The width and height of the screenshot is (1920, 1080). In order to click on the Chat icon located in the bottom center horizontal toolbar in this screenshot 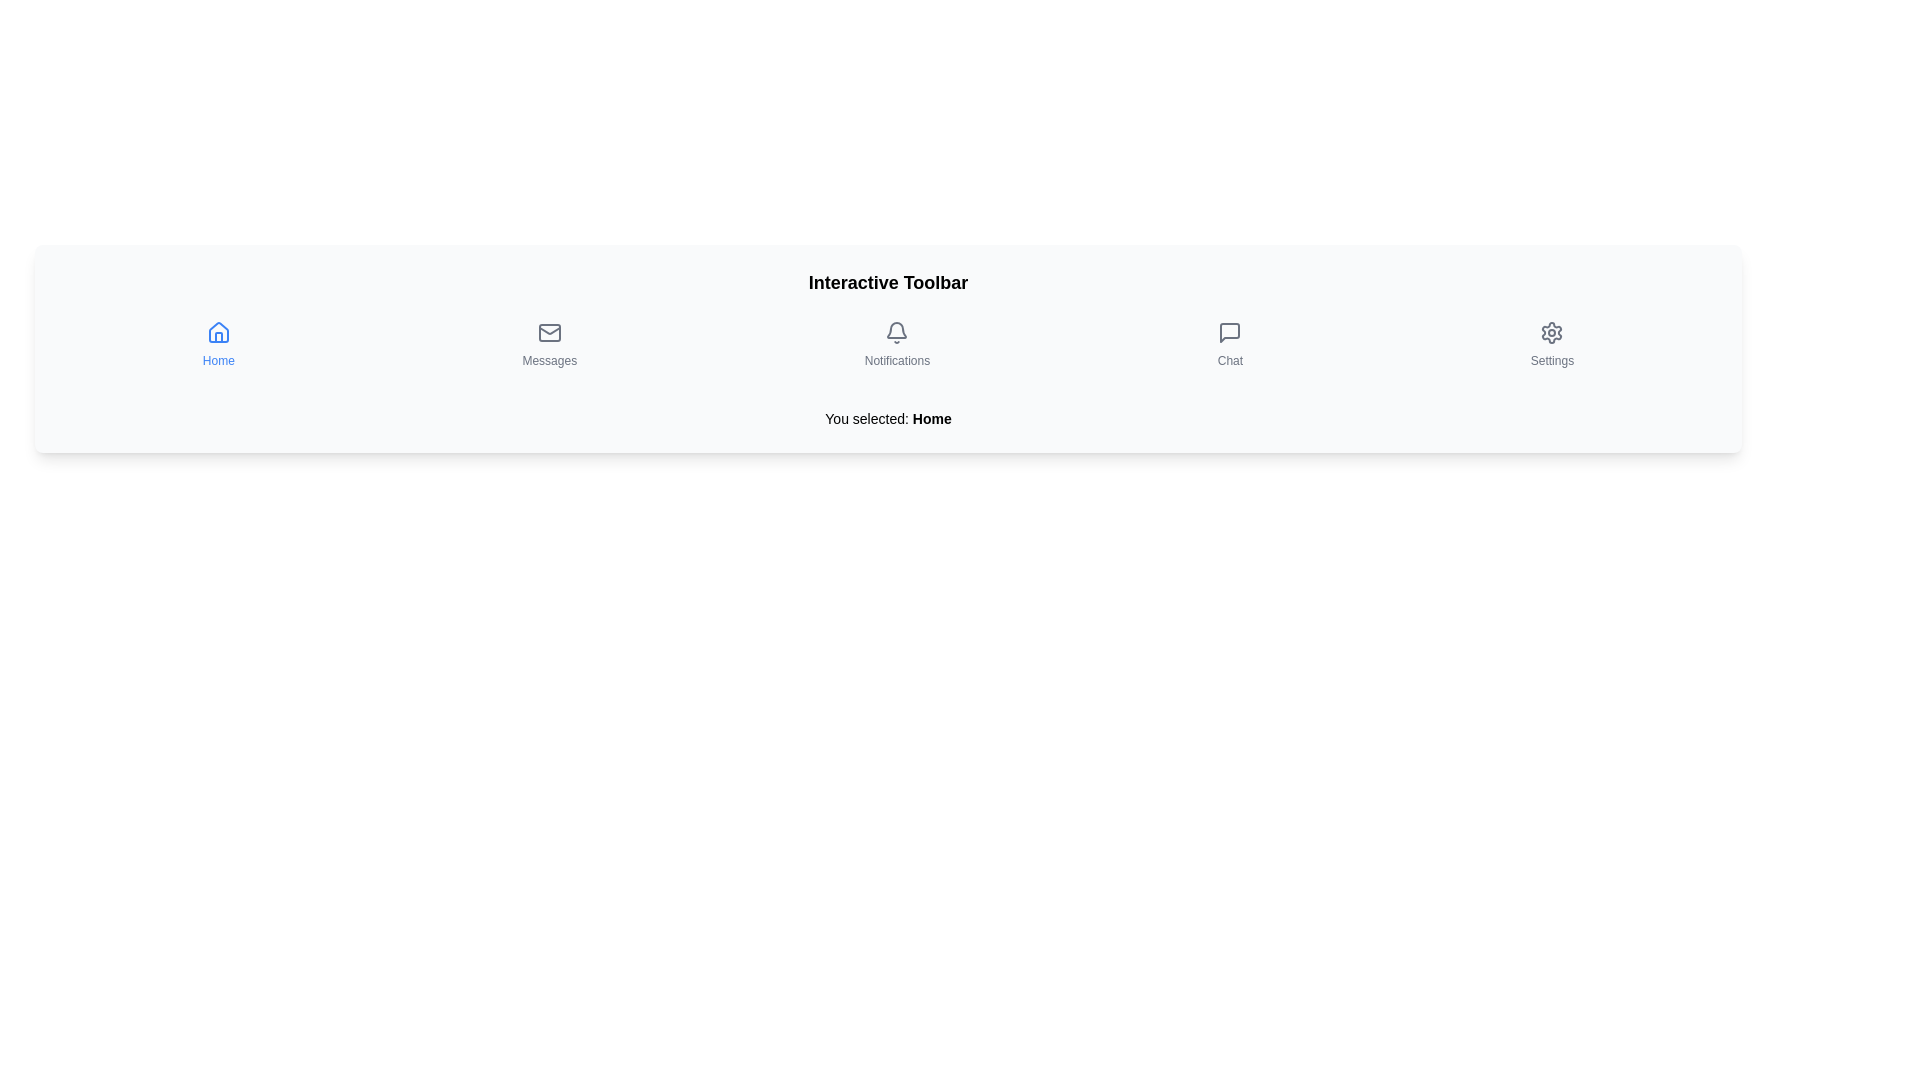, I will do `click(1229, 331)`.